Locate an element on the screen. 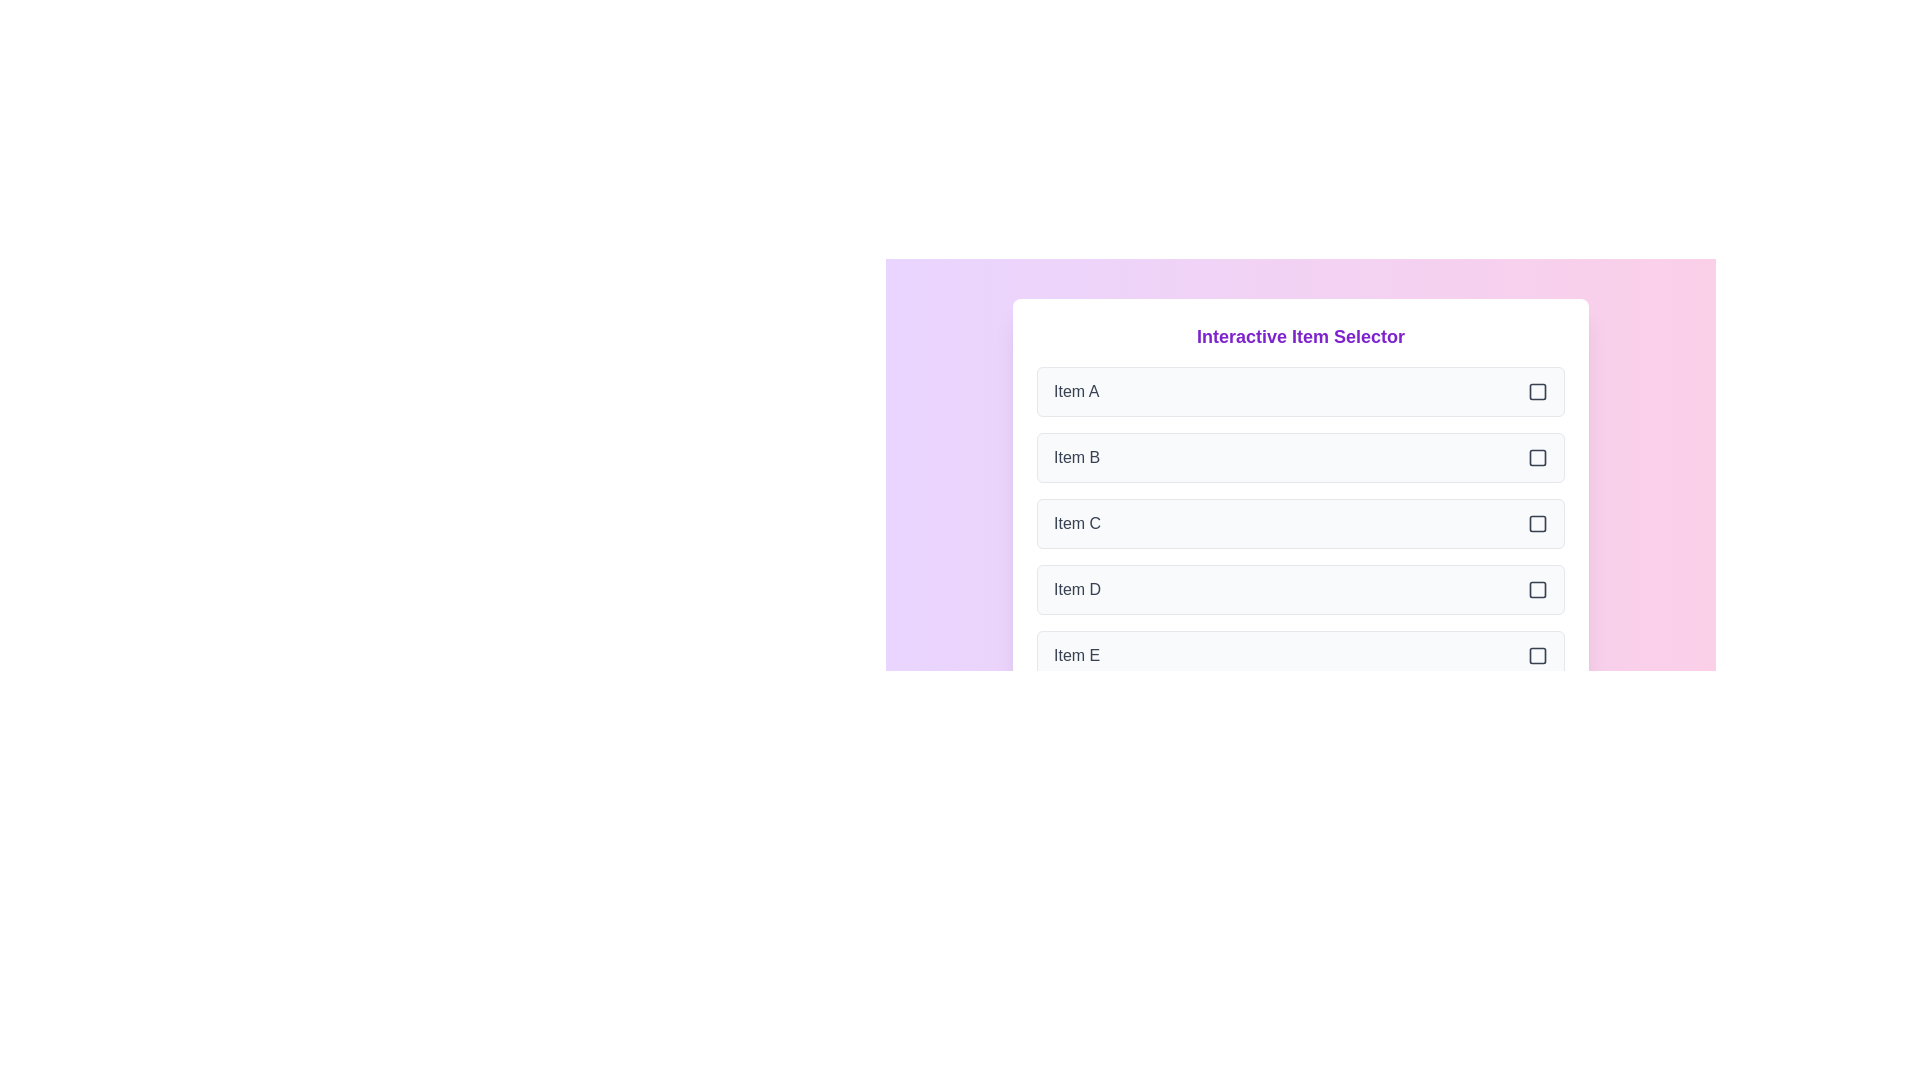 This screenshot has height=1080, width=1920. the heading text 'Interactive Item Selector' is located at coordinates (1300, 335).